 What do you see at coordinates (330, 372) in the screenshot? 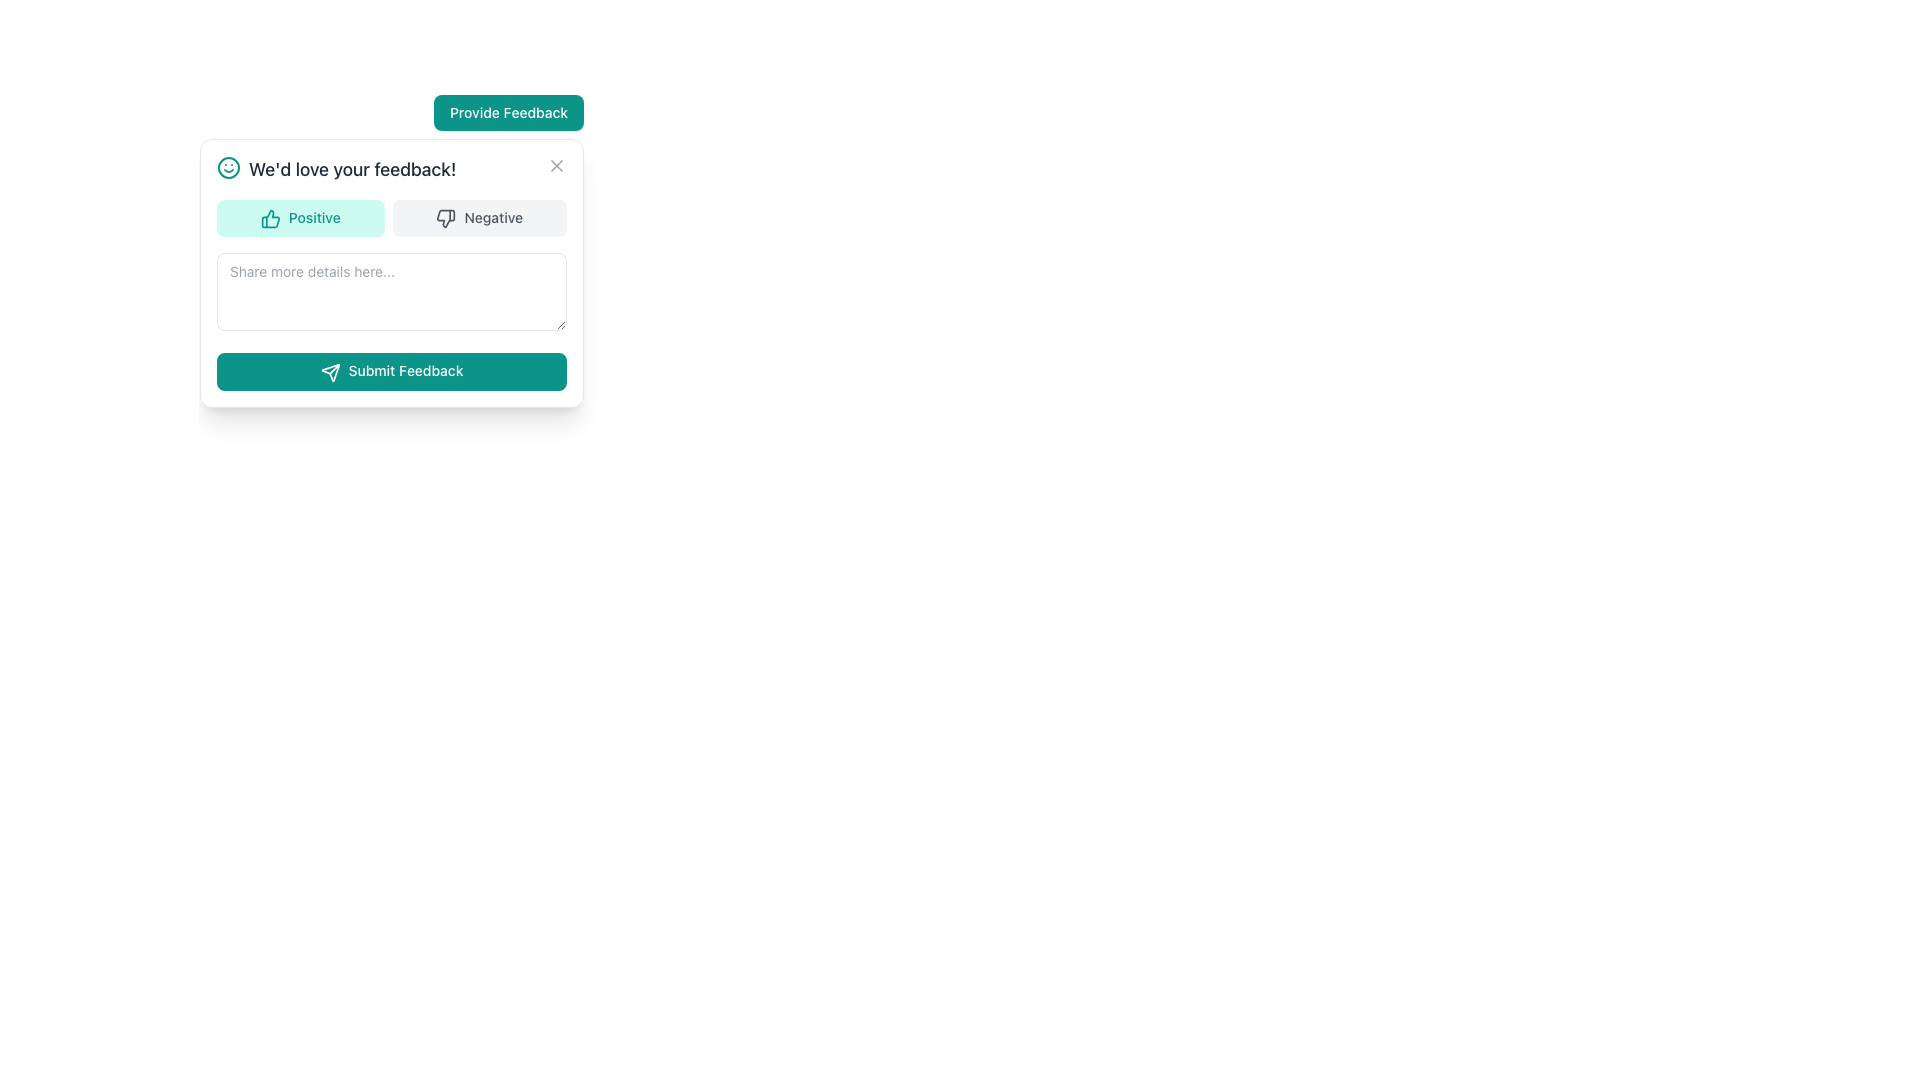
I see `the paper airplane icon located within the teal 'Submit Feedback' button at the bottom of the feedback form` at bounding box center [330, 372].